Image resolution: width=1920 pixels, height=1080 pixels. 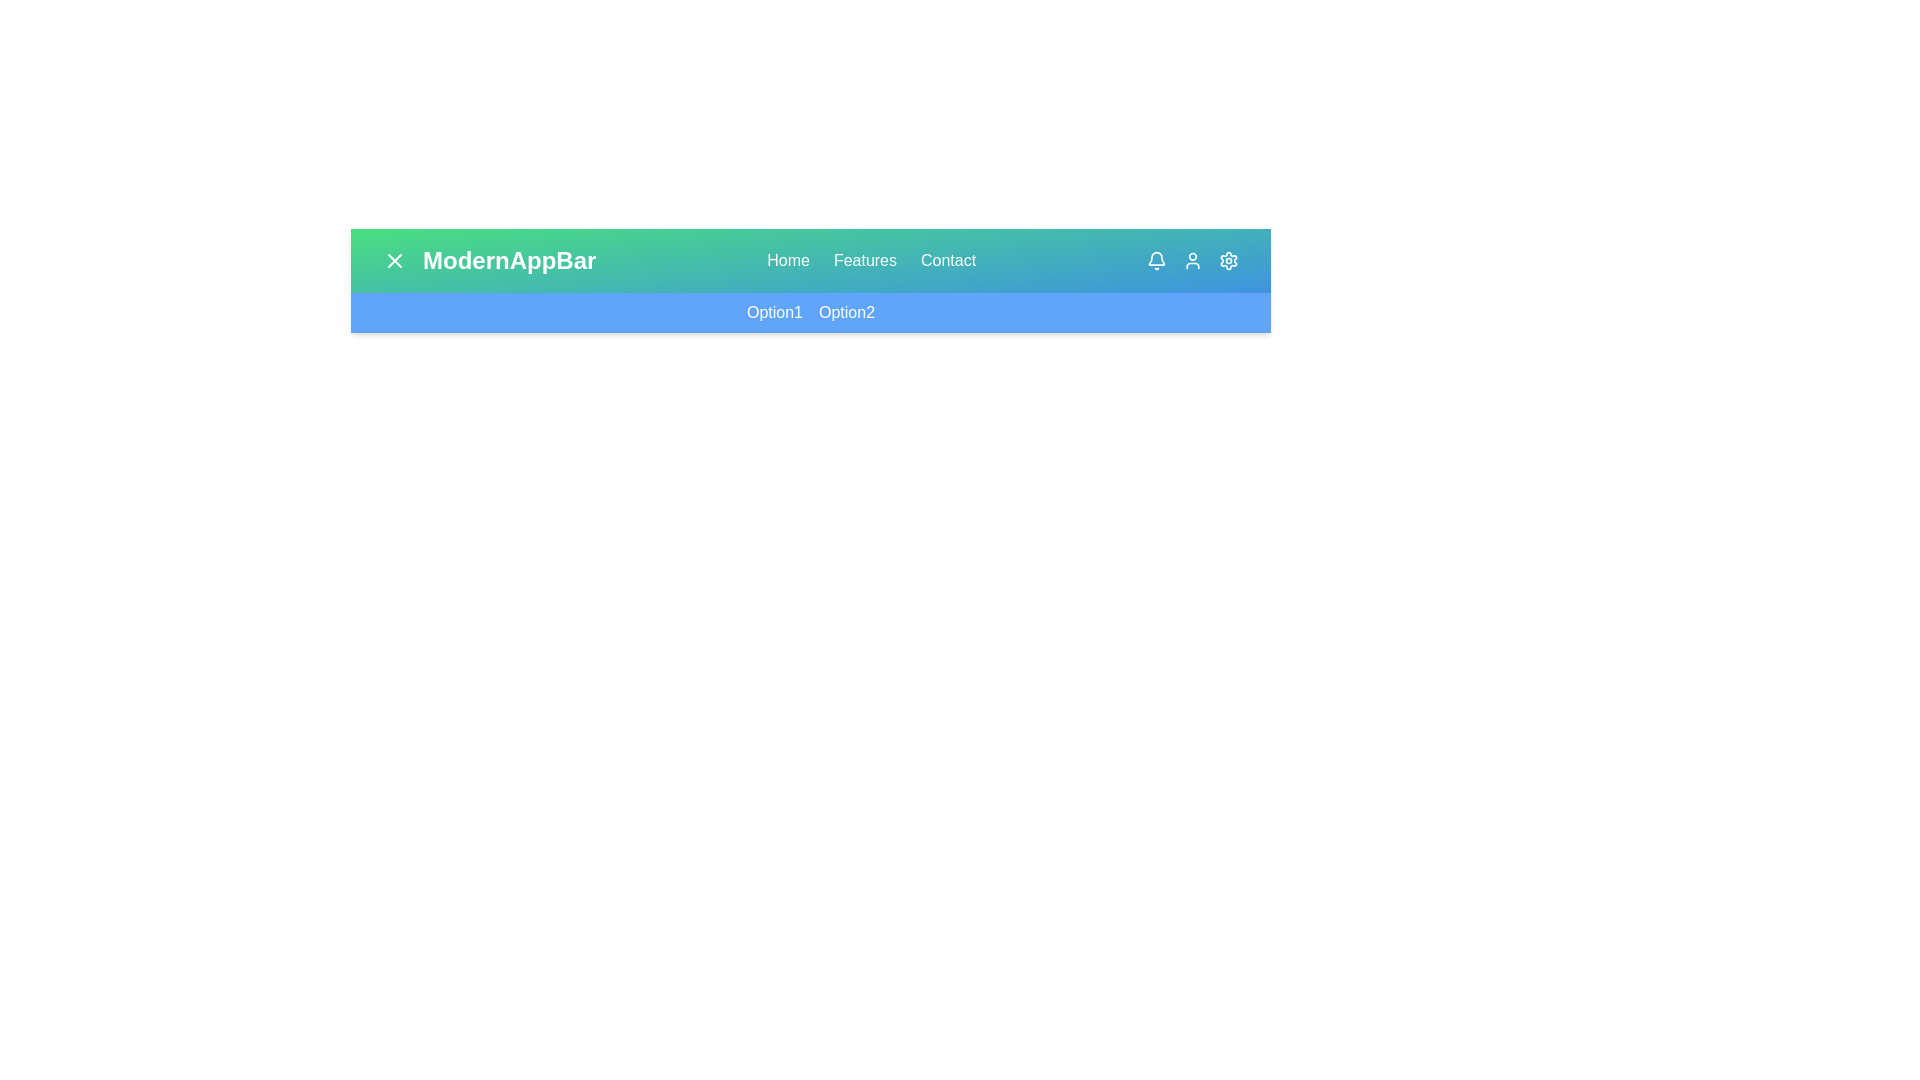 What do you see at coordinates (1193, 260) in the screenshot?
I see `the User in the top-right corner` at bounding box center [1193, 260].